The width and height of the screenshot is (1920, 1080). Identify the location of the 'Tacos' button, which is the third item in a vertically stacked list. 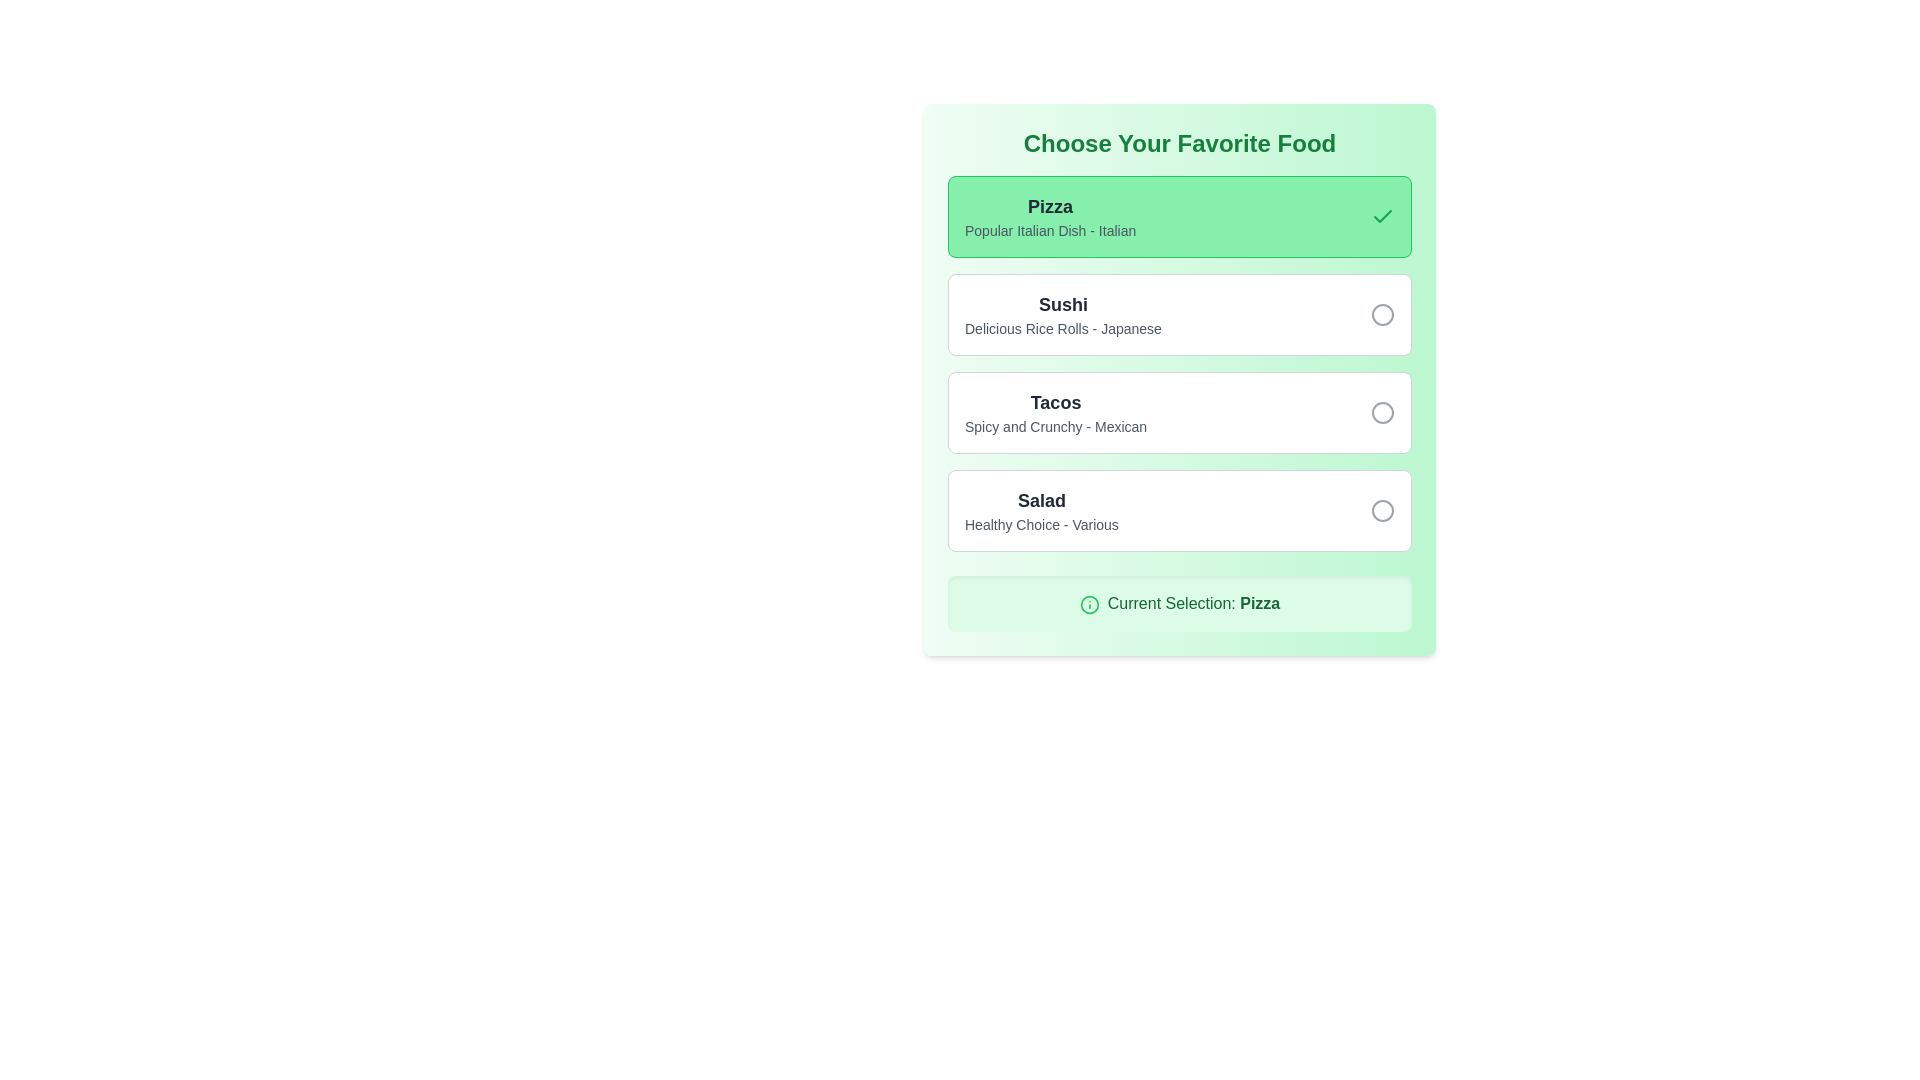
(1180, 411).